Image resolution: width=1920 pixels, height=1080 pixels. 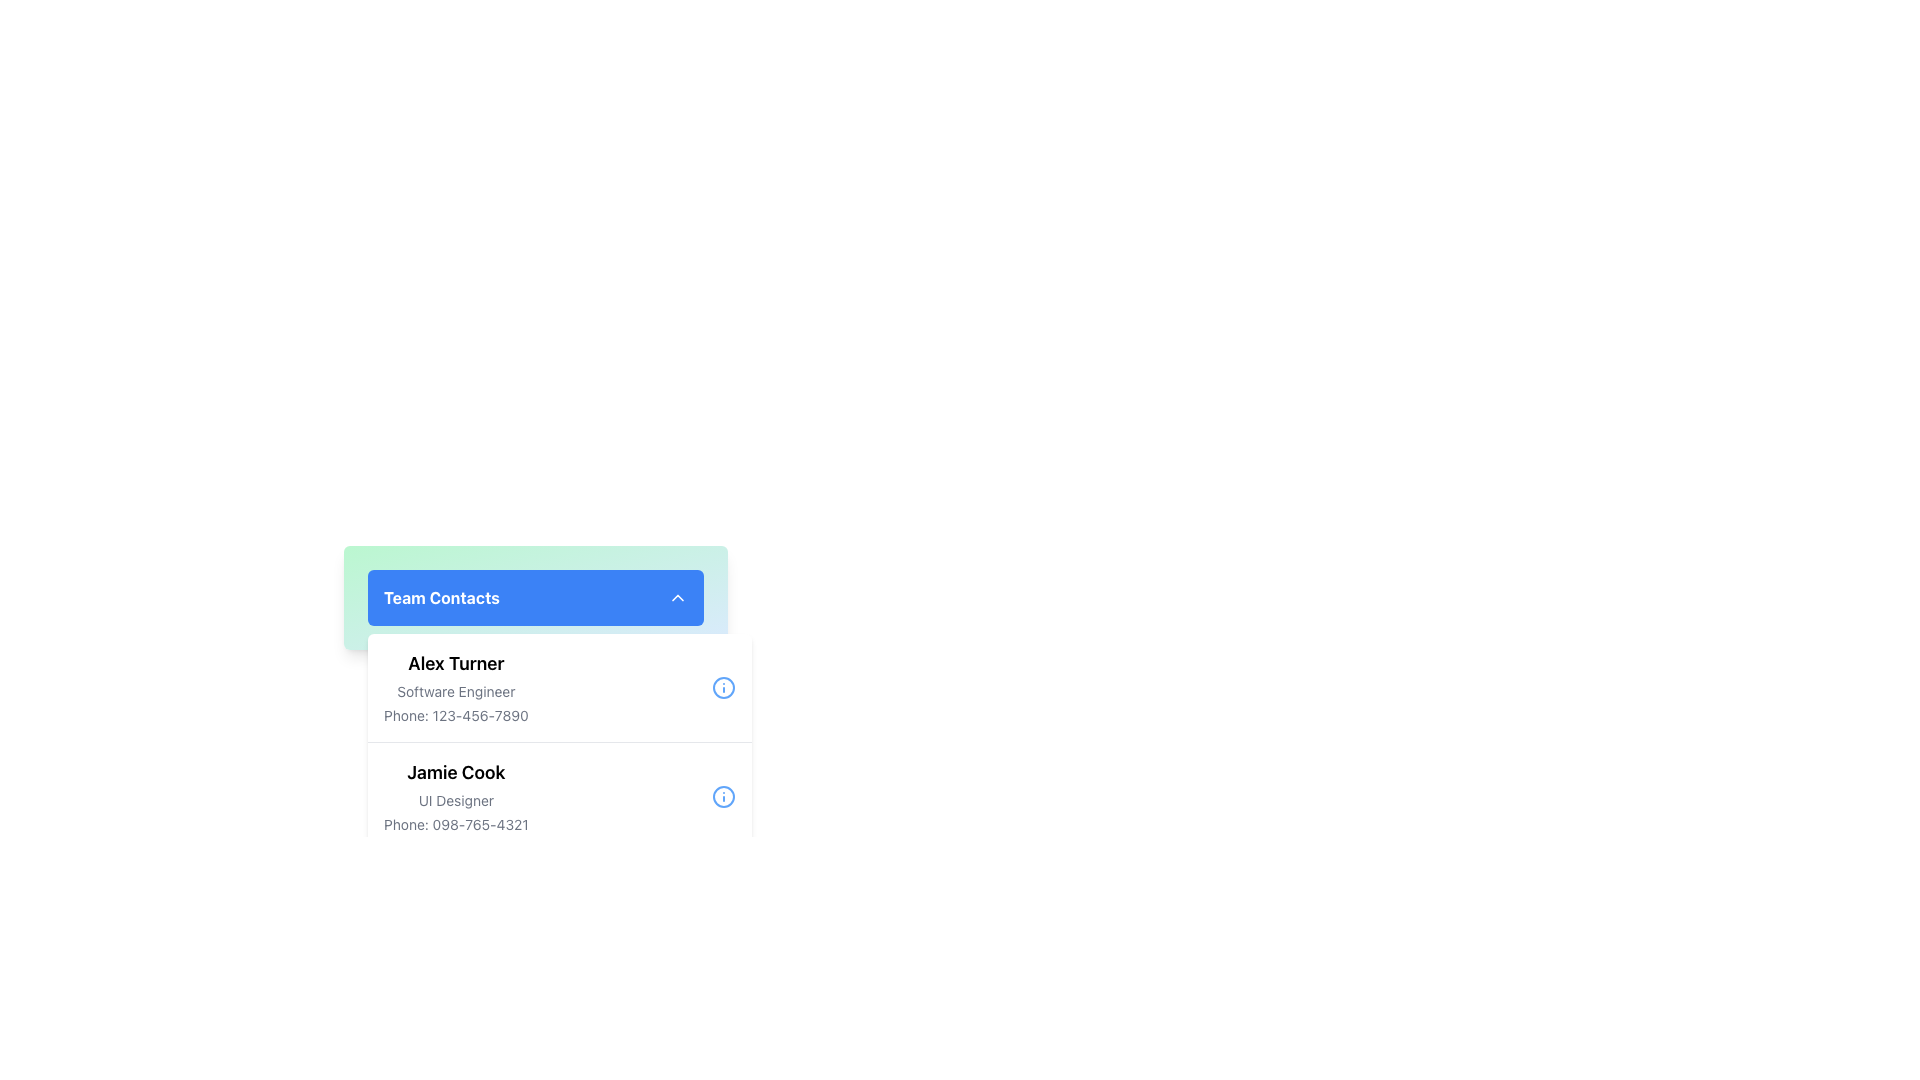 What do you see at coordinates (455, 800) in the screenshot?
I see `text label displaying 'UI Designer' in gray font, located between 'Jamie Cook' and 'Phone: 098-765-4321' in the contact information section` at bounding box center [455, 800].